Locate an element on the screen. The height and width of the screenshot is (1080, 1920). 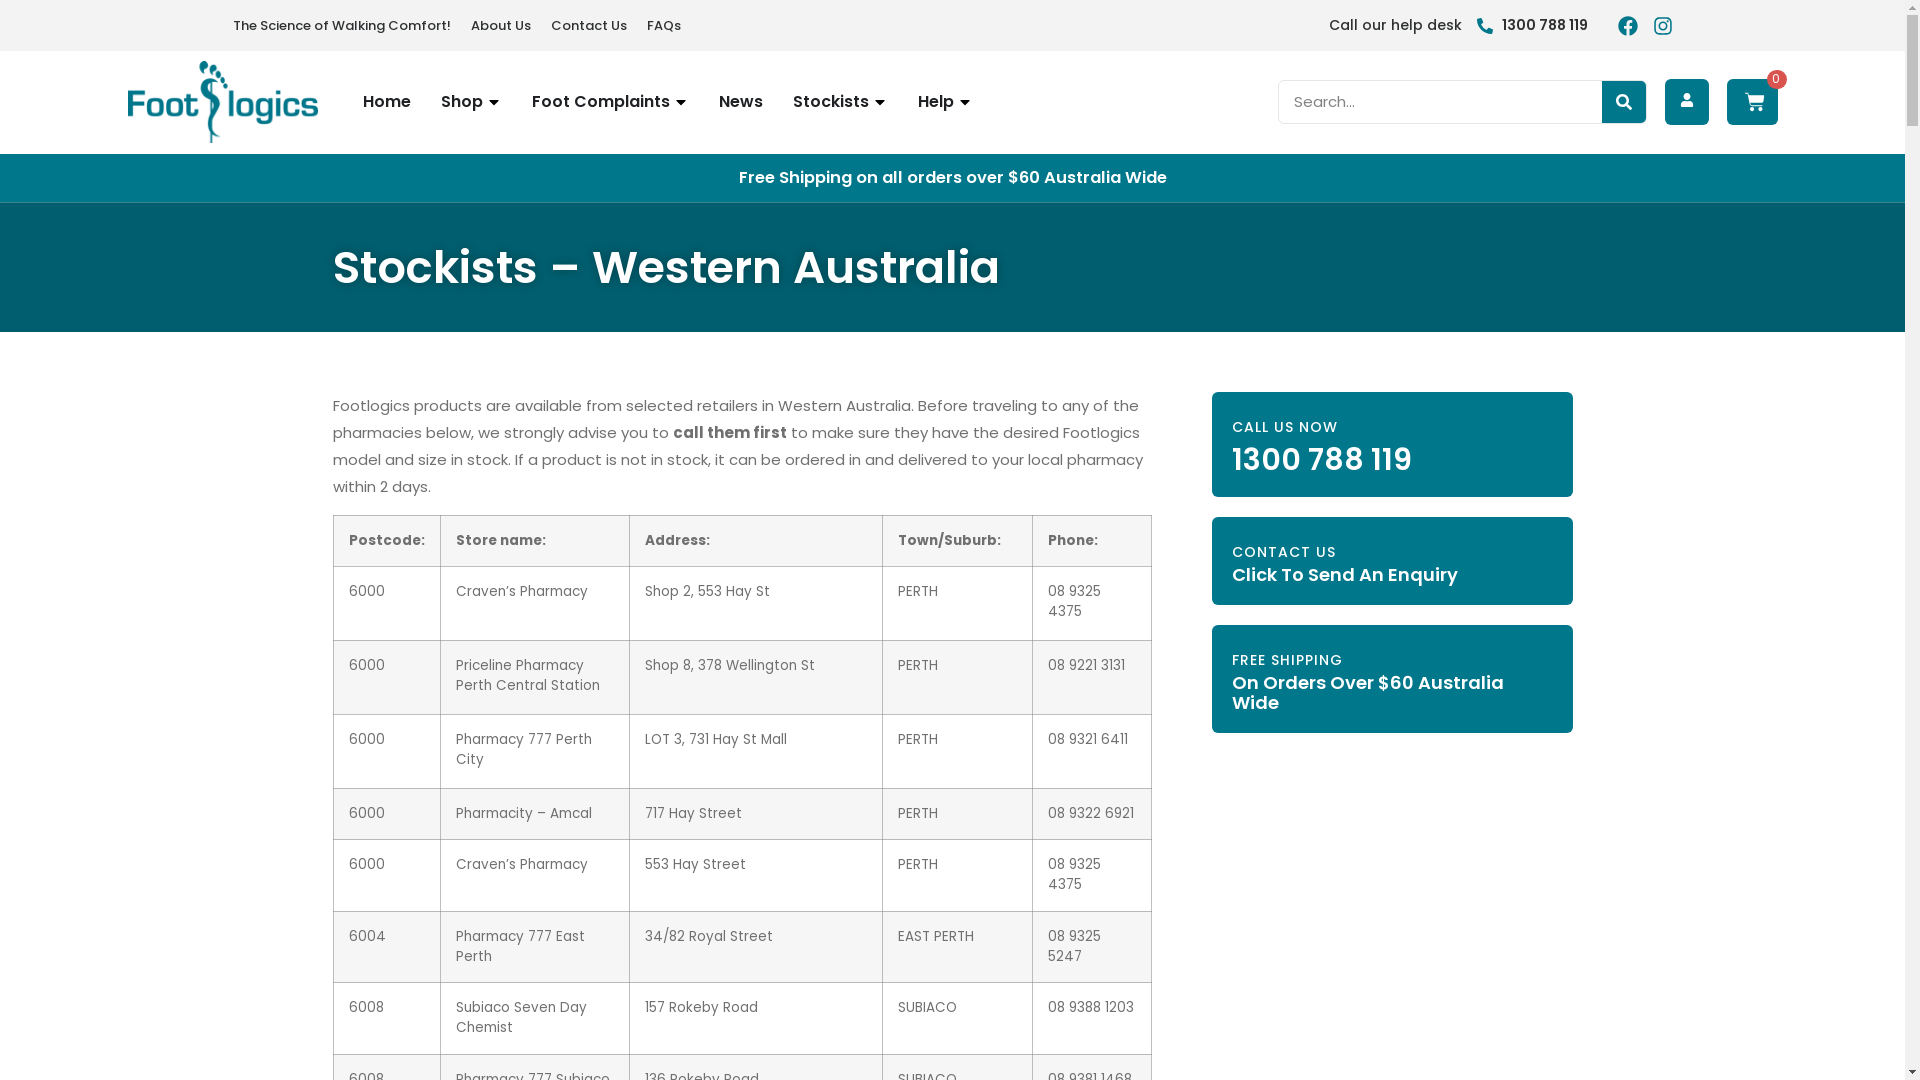
'CALL US NOW' is located at coordinates (1231, 426).